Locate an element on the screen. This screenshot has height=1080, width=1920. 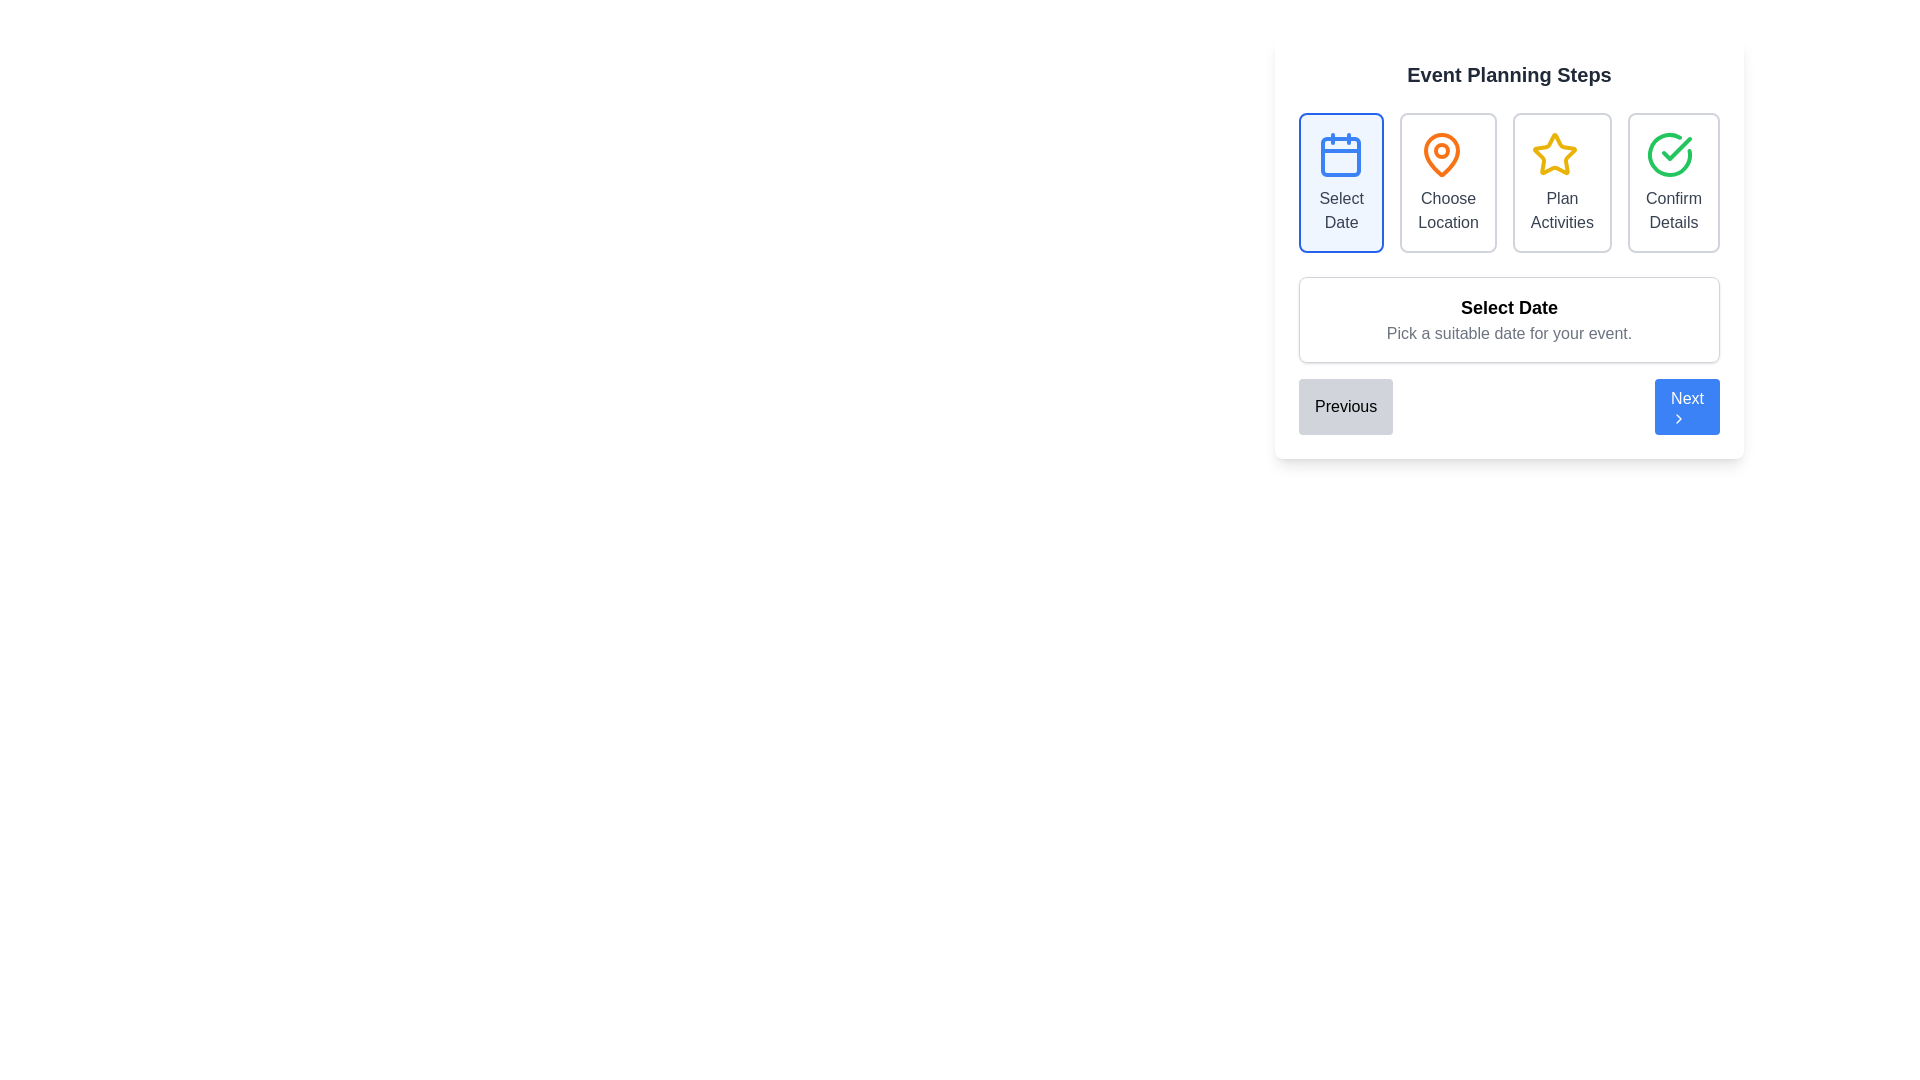
the text-based heading or label located at the top of the 'Event Planning Steps' section, which helps users understand the context of selecting a date is located at coordinates (1509, 308).